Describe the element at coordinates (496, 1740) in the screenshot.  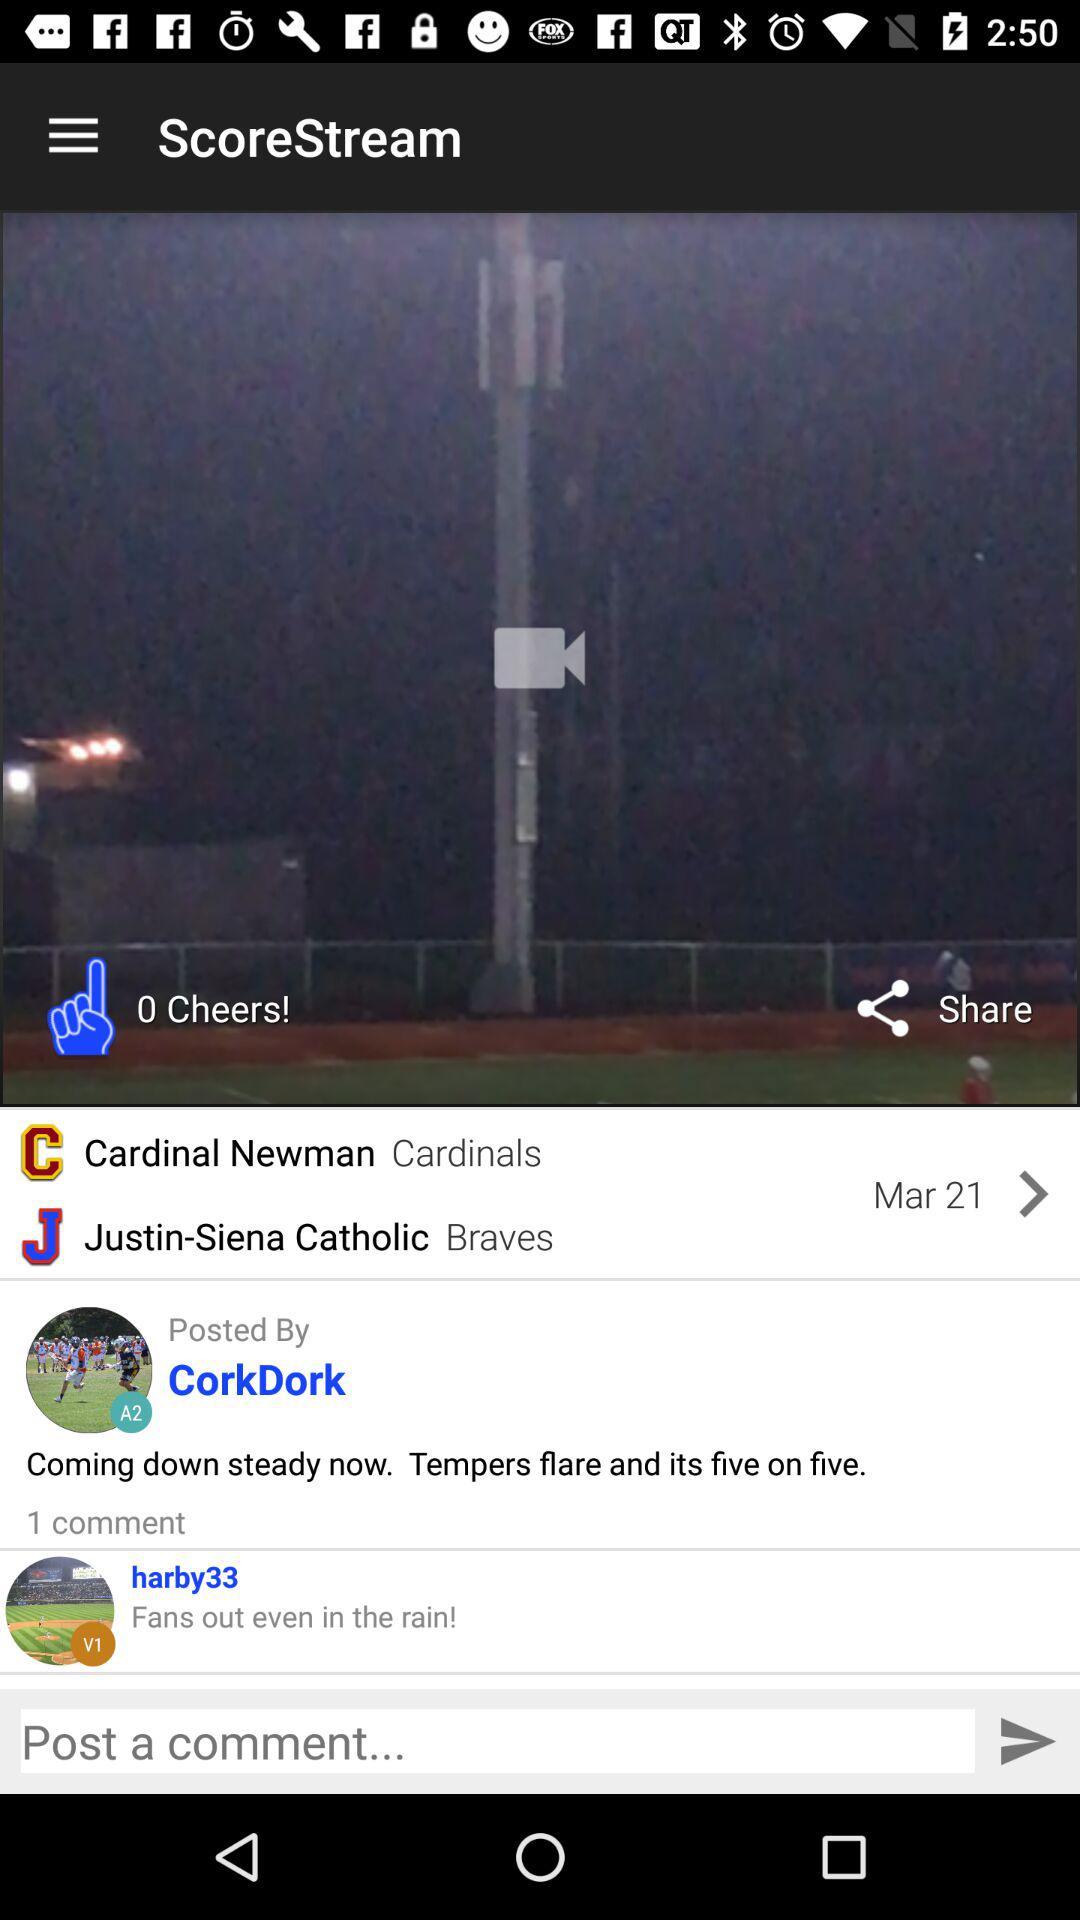
I see `post a comment` at that location.